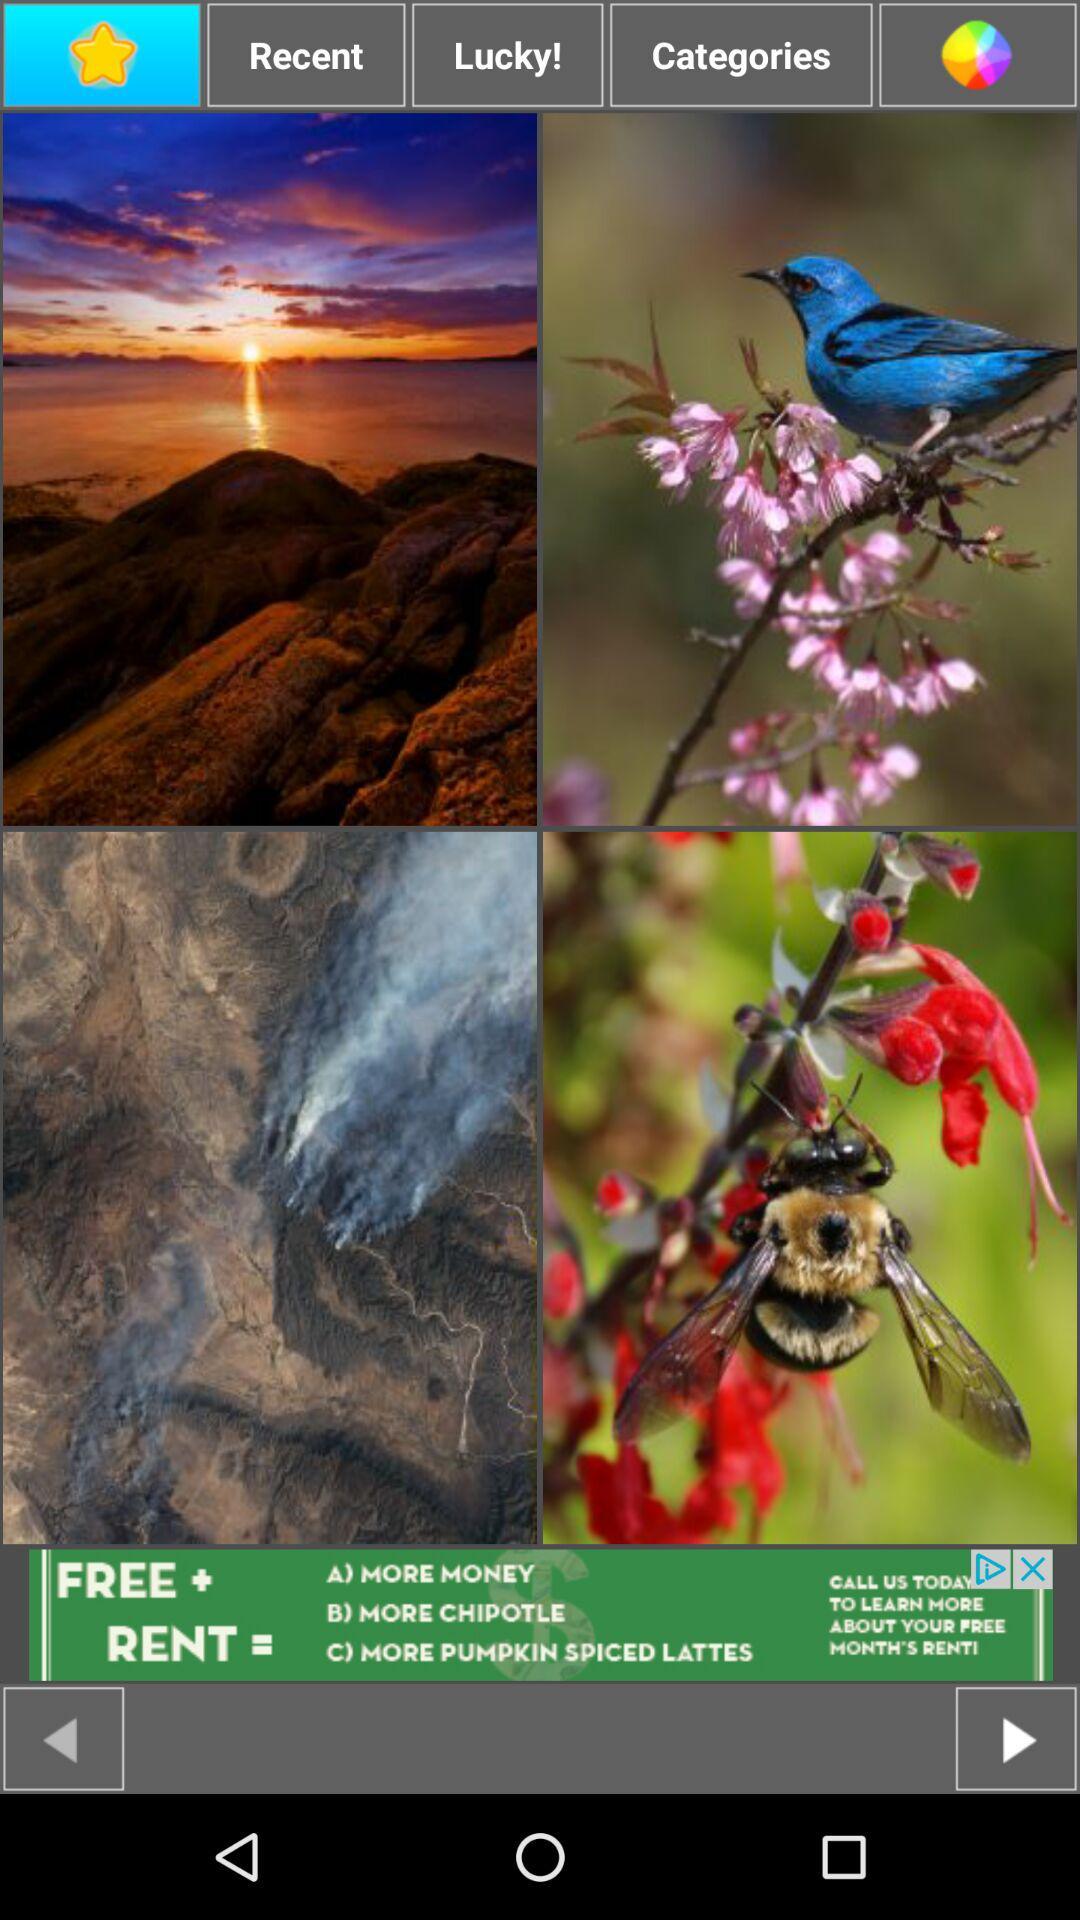 The width and height of the screenshot is (1080, 1920). What do you see at coordinates (1016, 1860) in the screenshot?
I see `the play icon` at bounding box center [1016, 1860].